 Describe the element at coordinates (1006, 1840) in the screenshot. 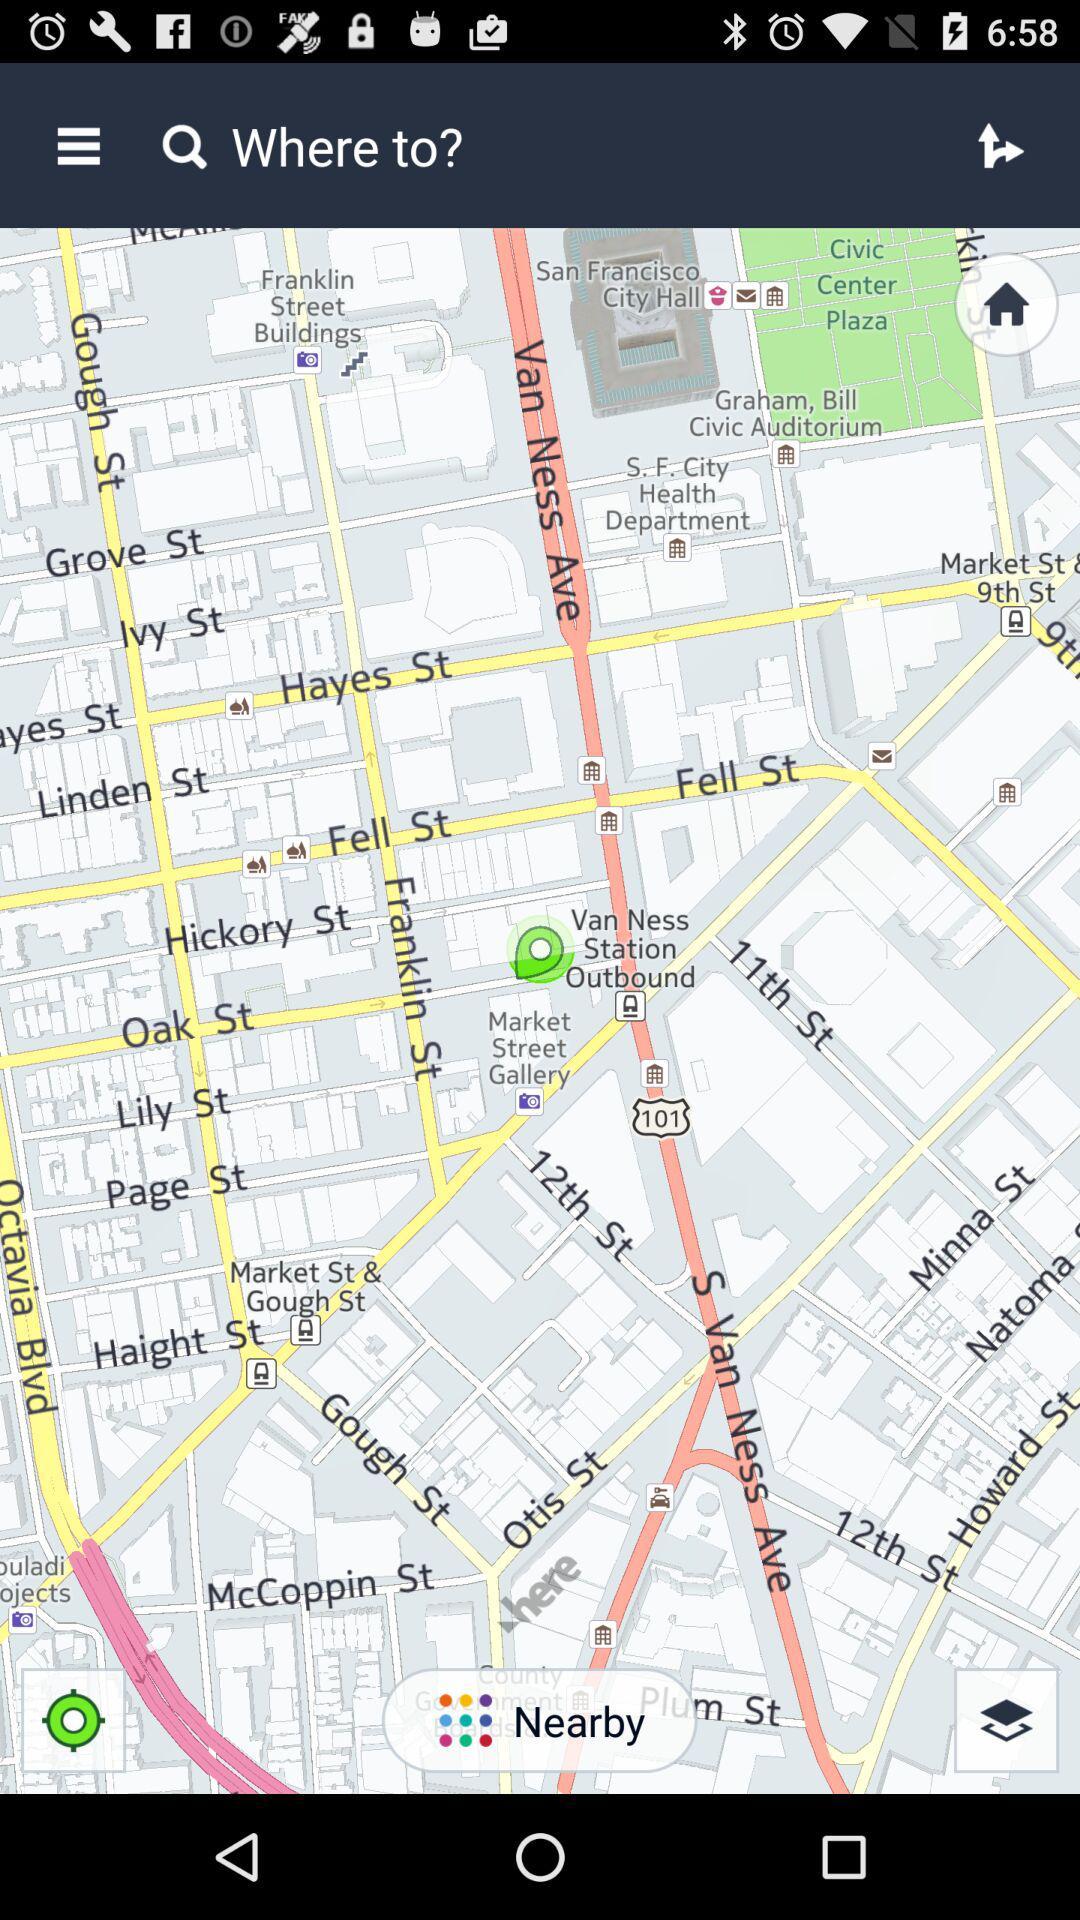

I see `the layers icon` at that location.